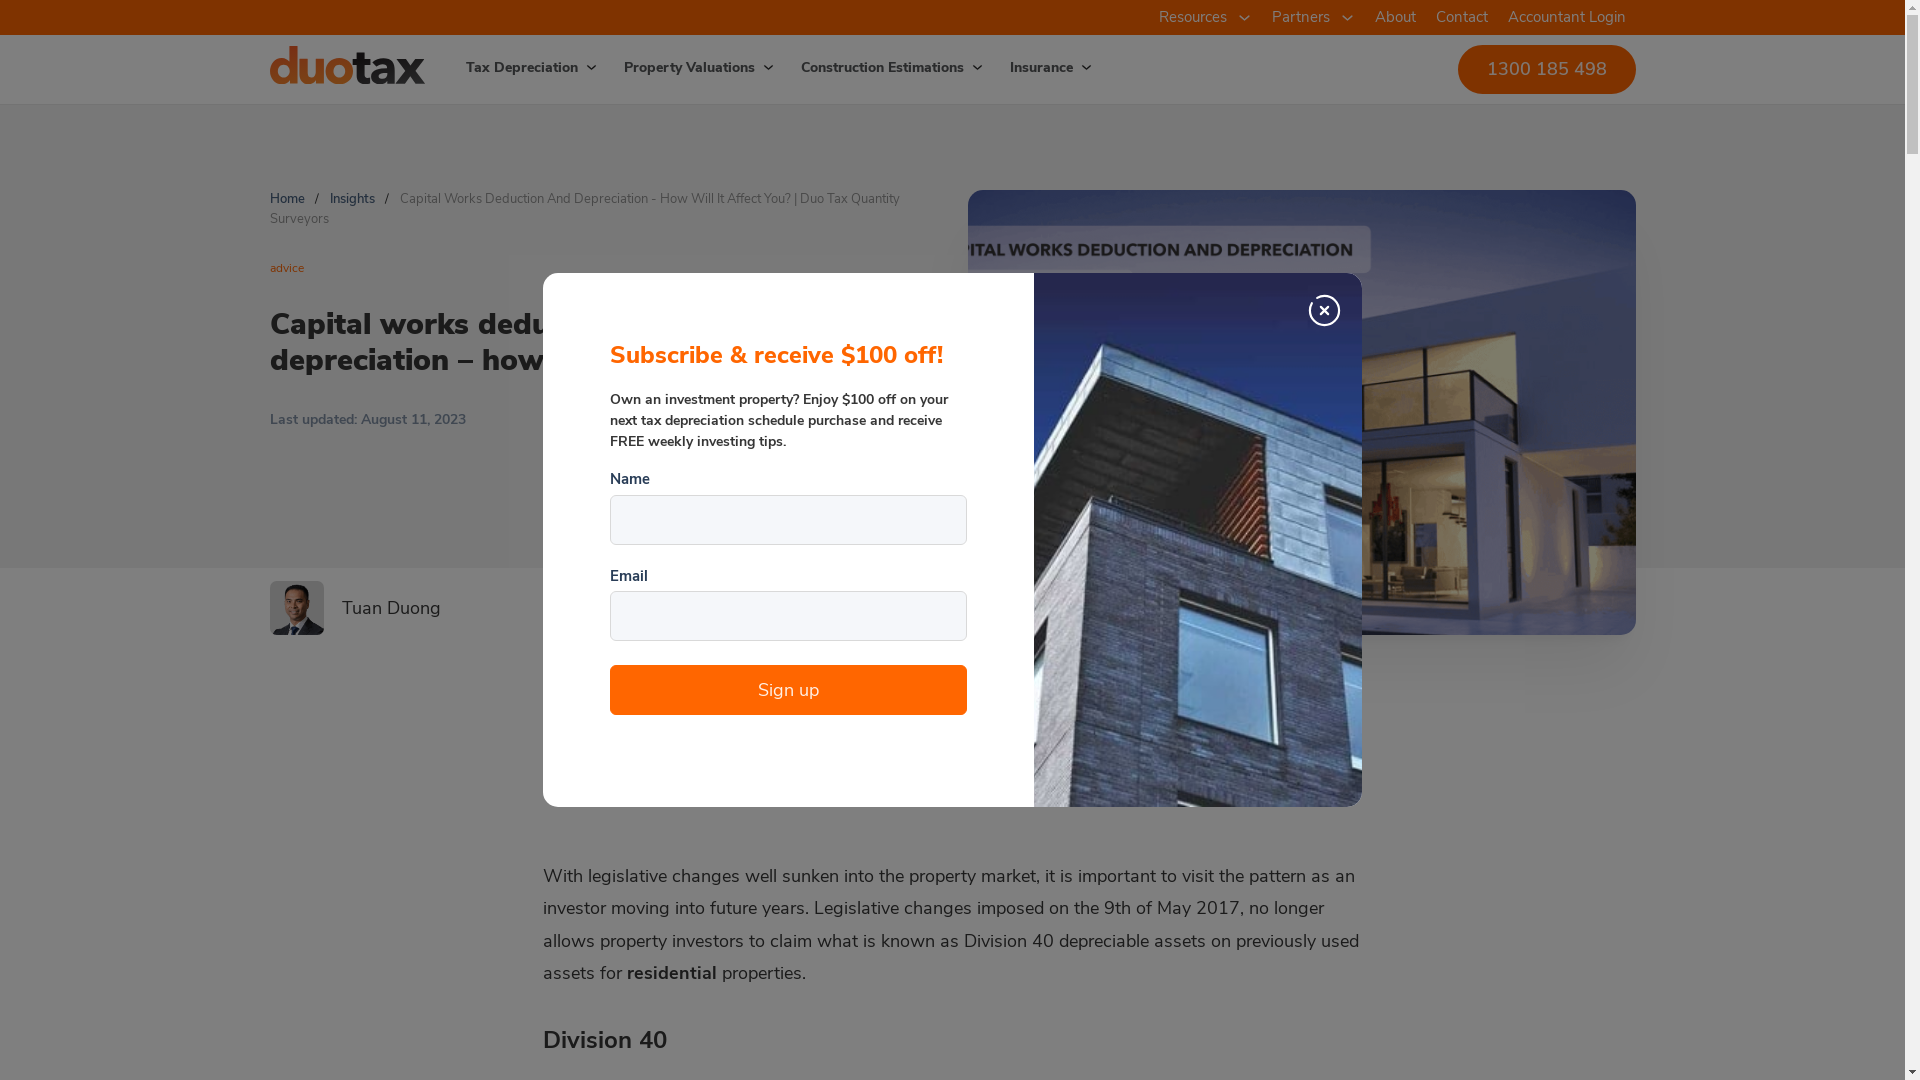  What do you see at coordinates (1147, 17) in the screenshot?
I see `'Resources'` at bounding box center [1147, 17].